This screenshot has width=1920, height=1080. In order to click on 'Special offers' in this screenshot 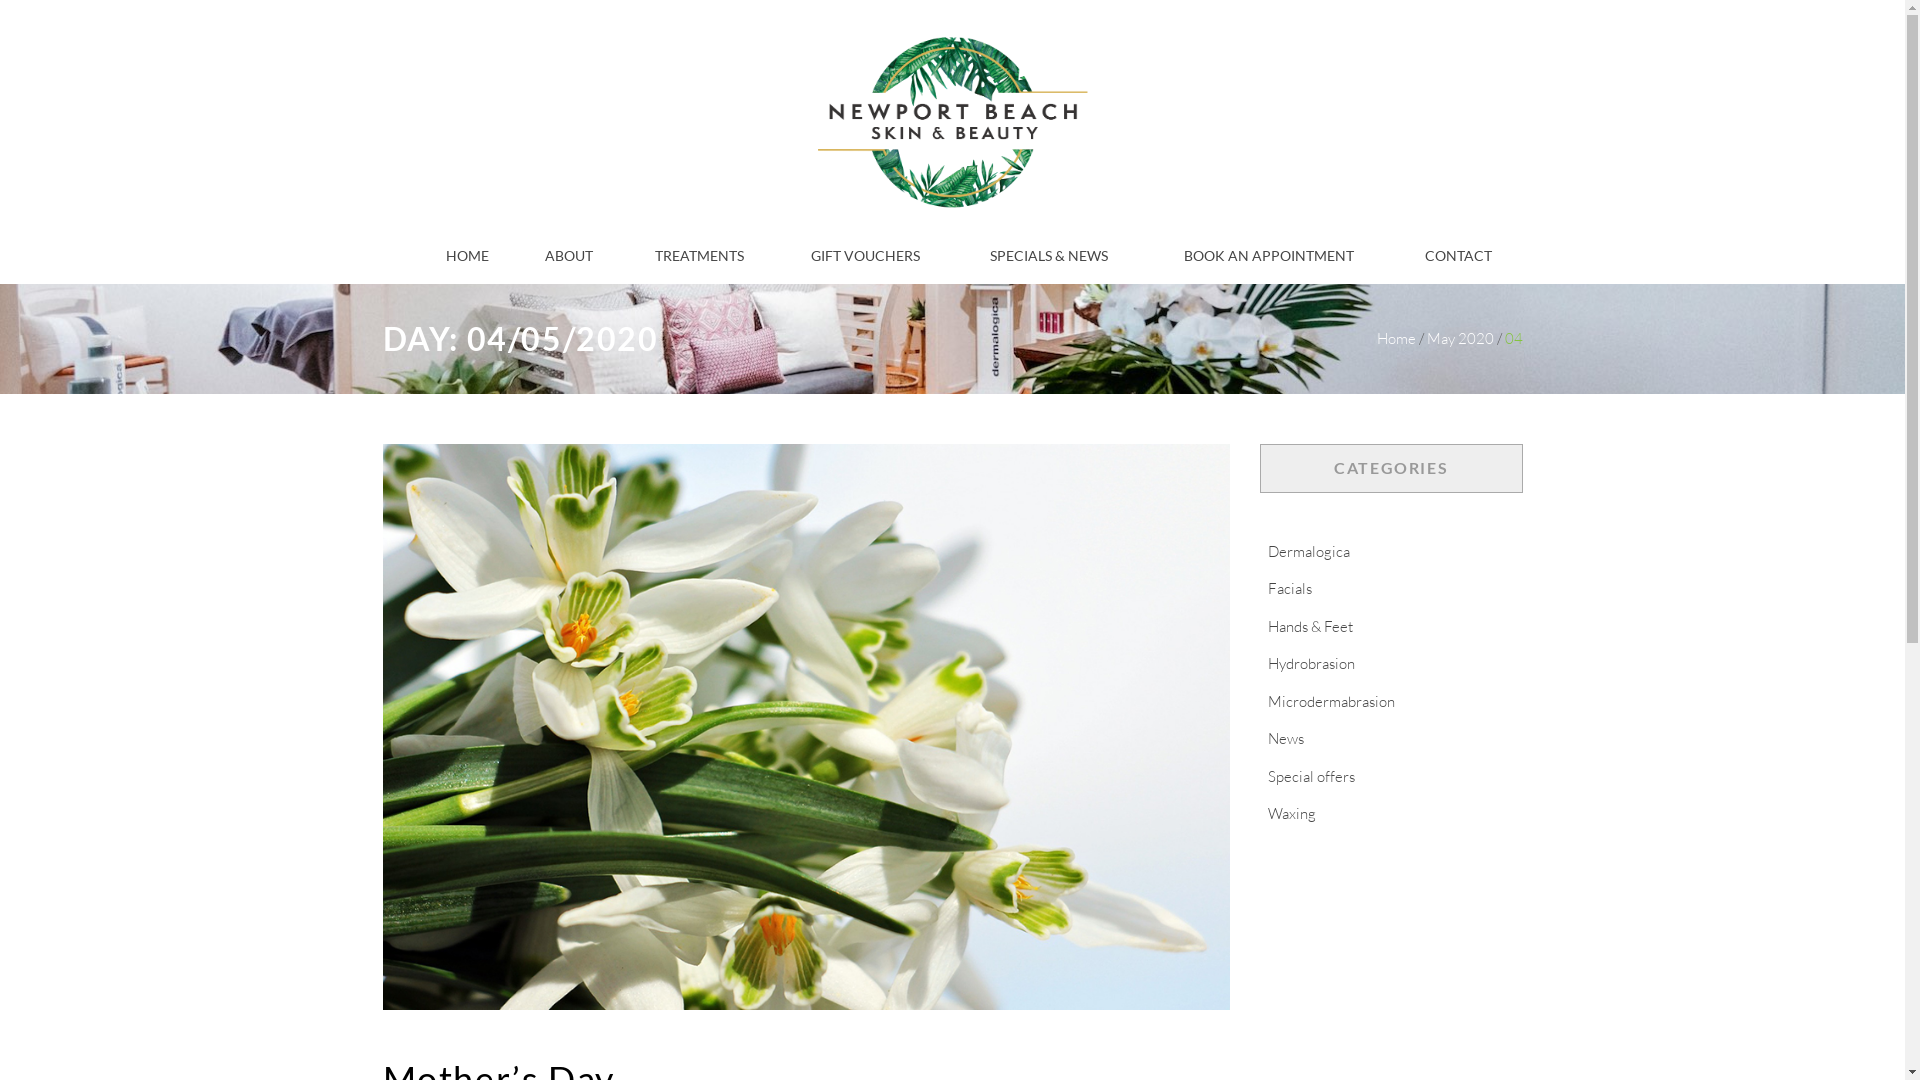, I will do `click(1311, 775)`.